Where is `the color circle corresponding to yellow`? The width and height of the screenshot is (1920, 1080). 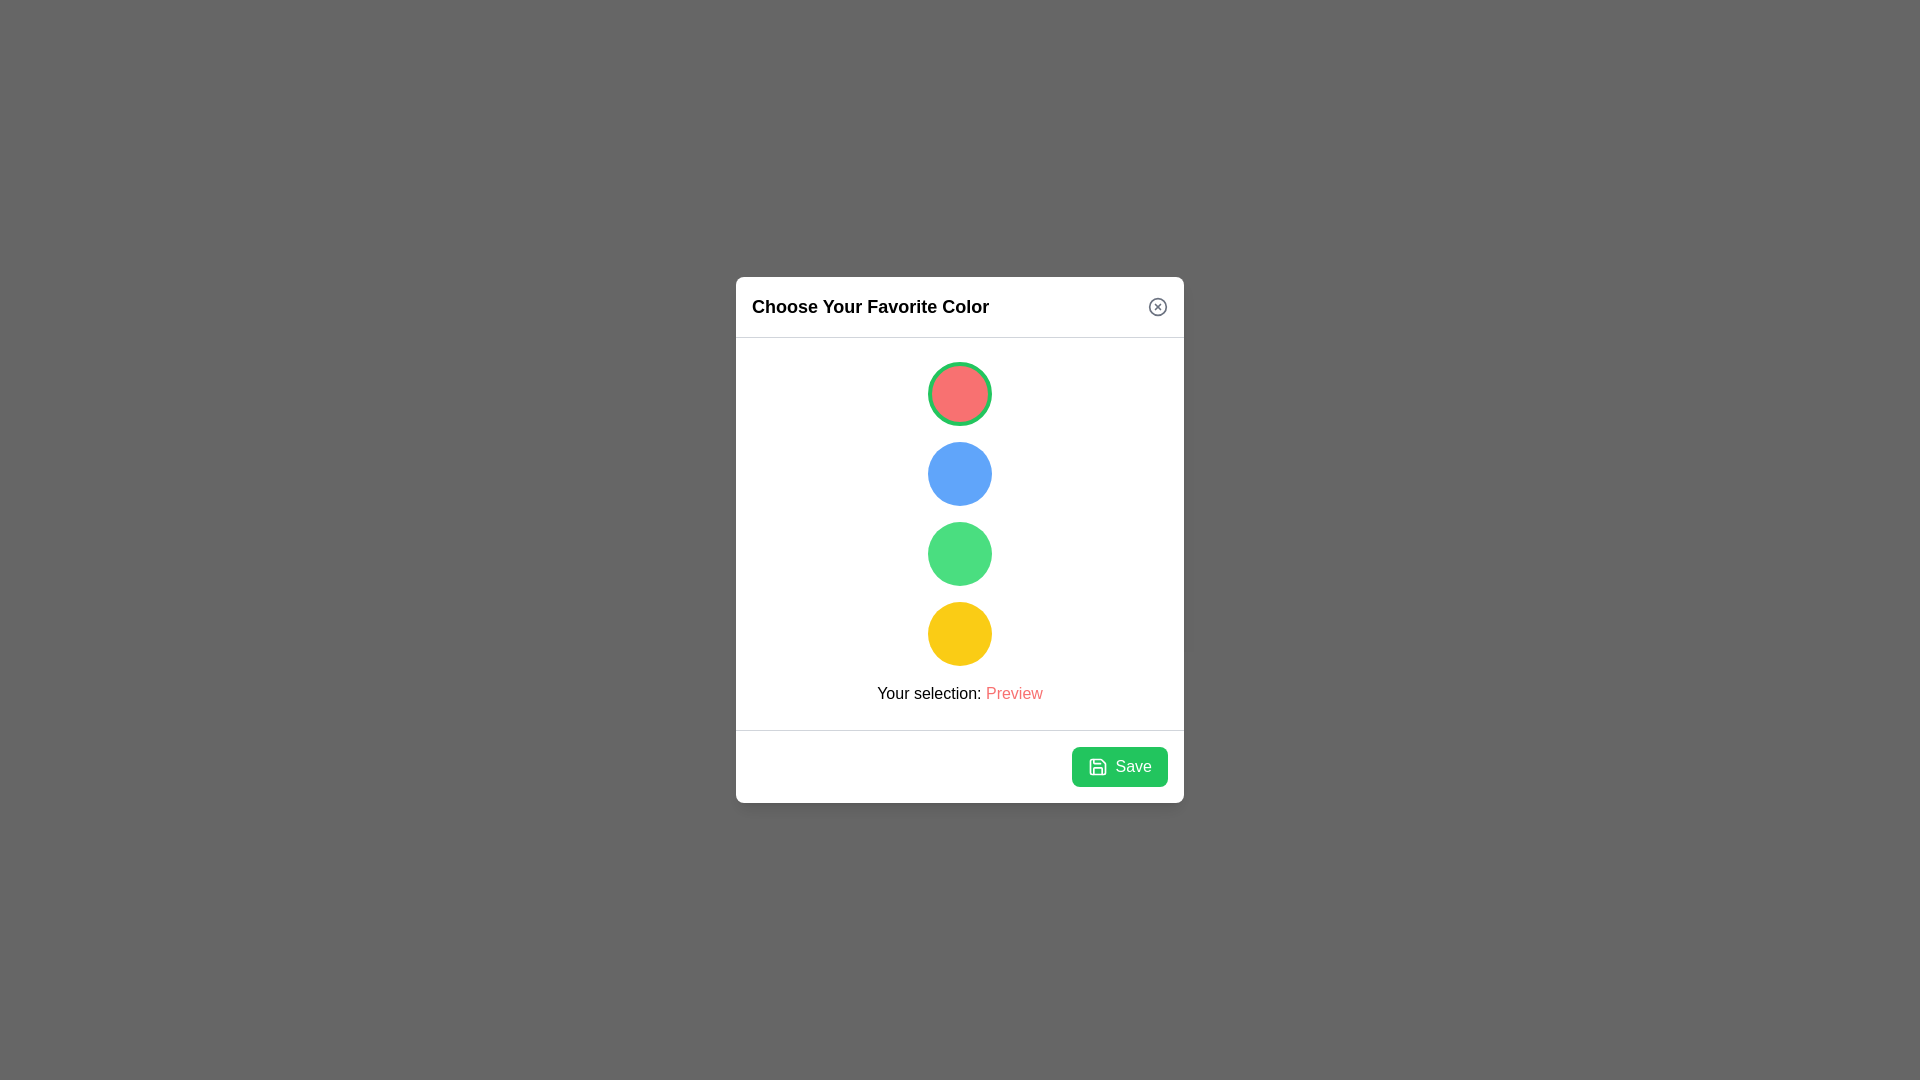 the color circle corresponding to yellow is located at coordinates (960, 633).